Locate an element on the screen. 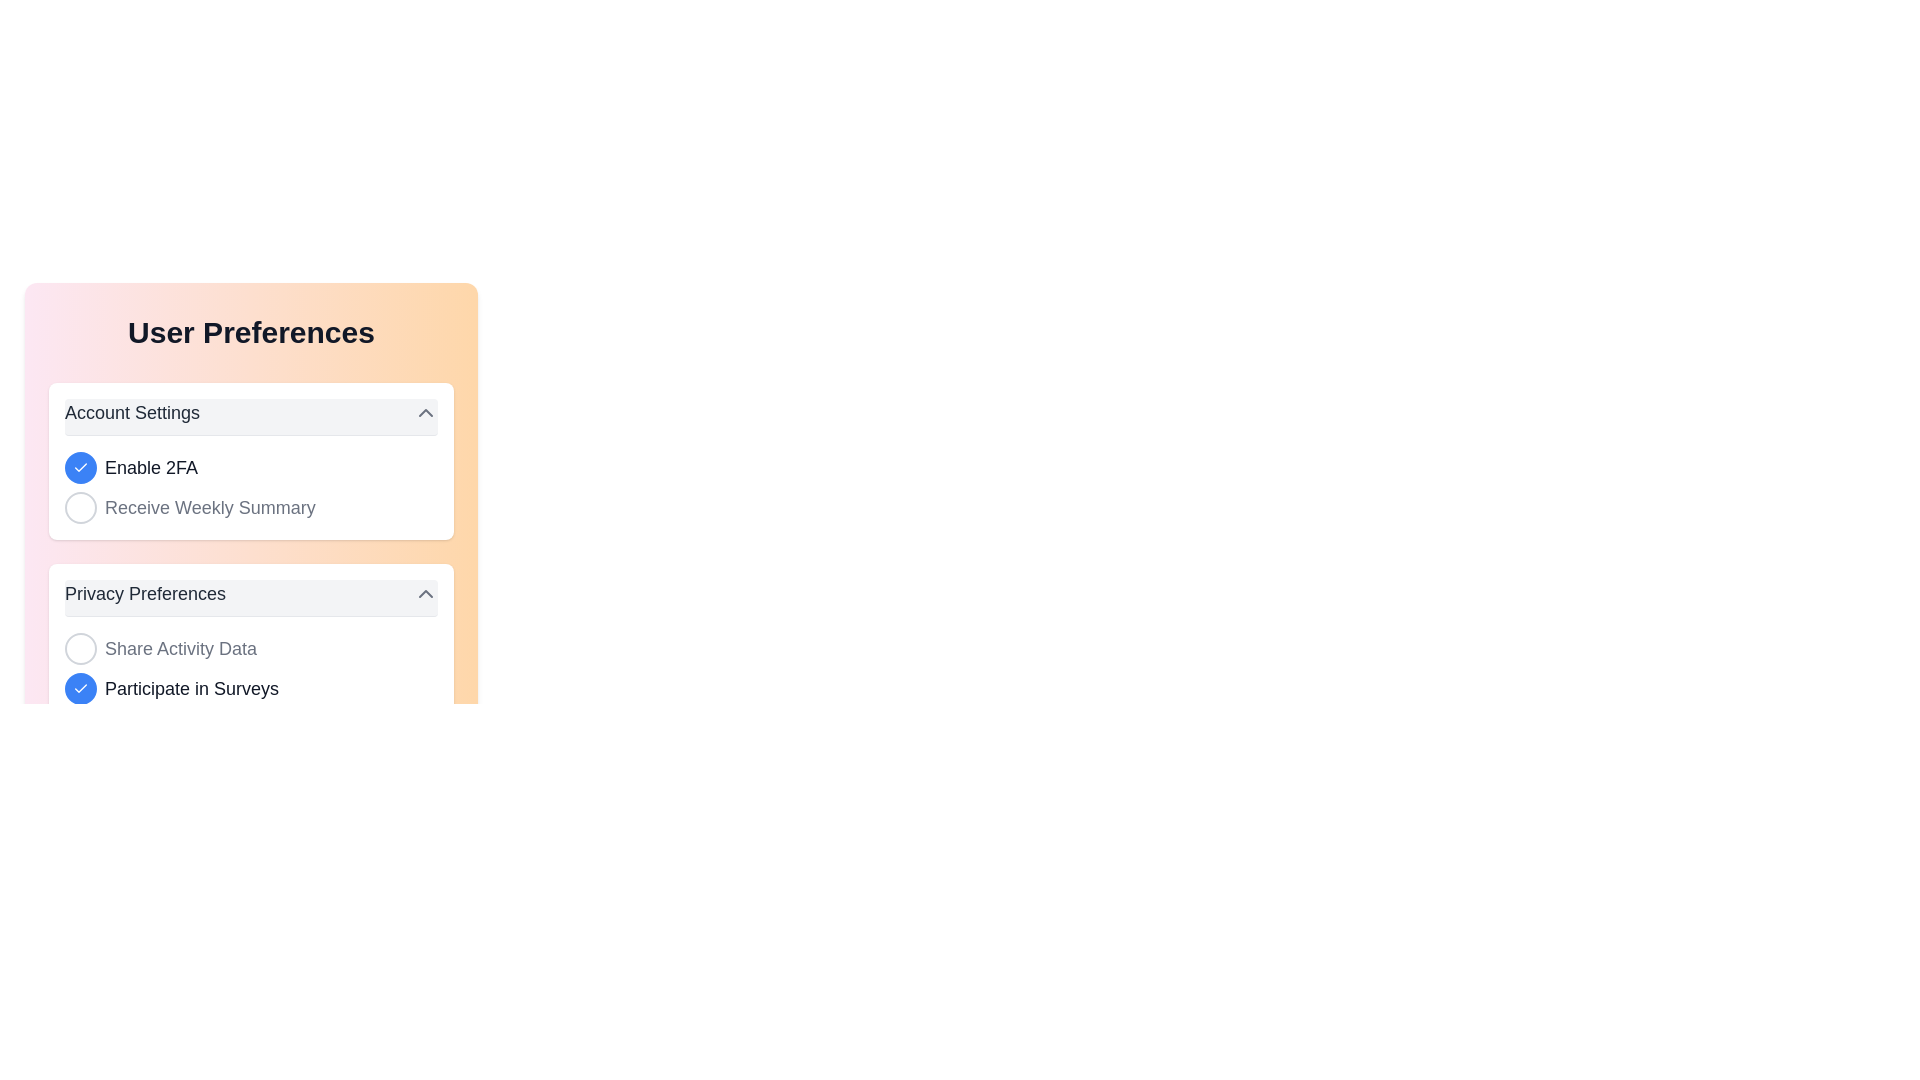 The height and width of the screenshot is (1080, 1920). the 'Grouped option items' in the 'Account Settings' section of the 'User Preferences' module is located at coordinates (250, 488).